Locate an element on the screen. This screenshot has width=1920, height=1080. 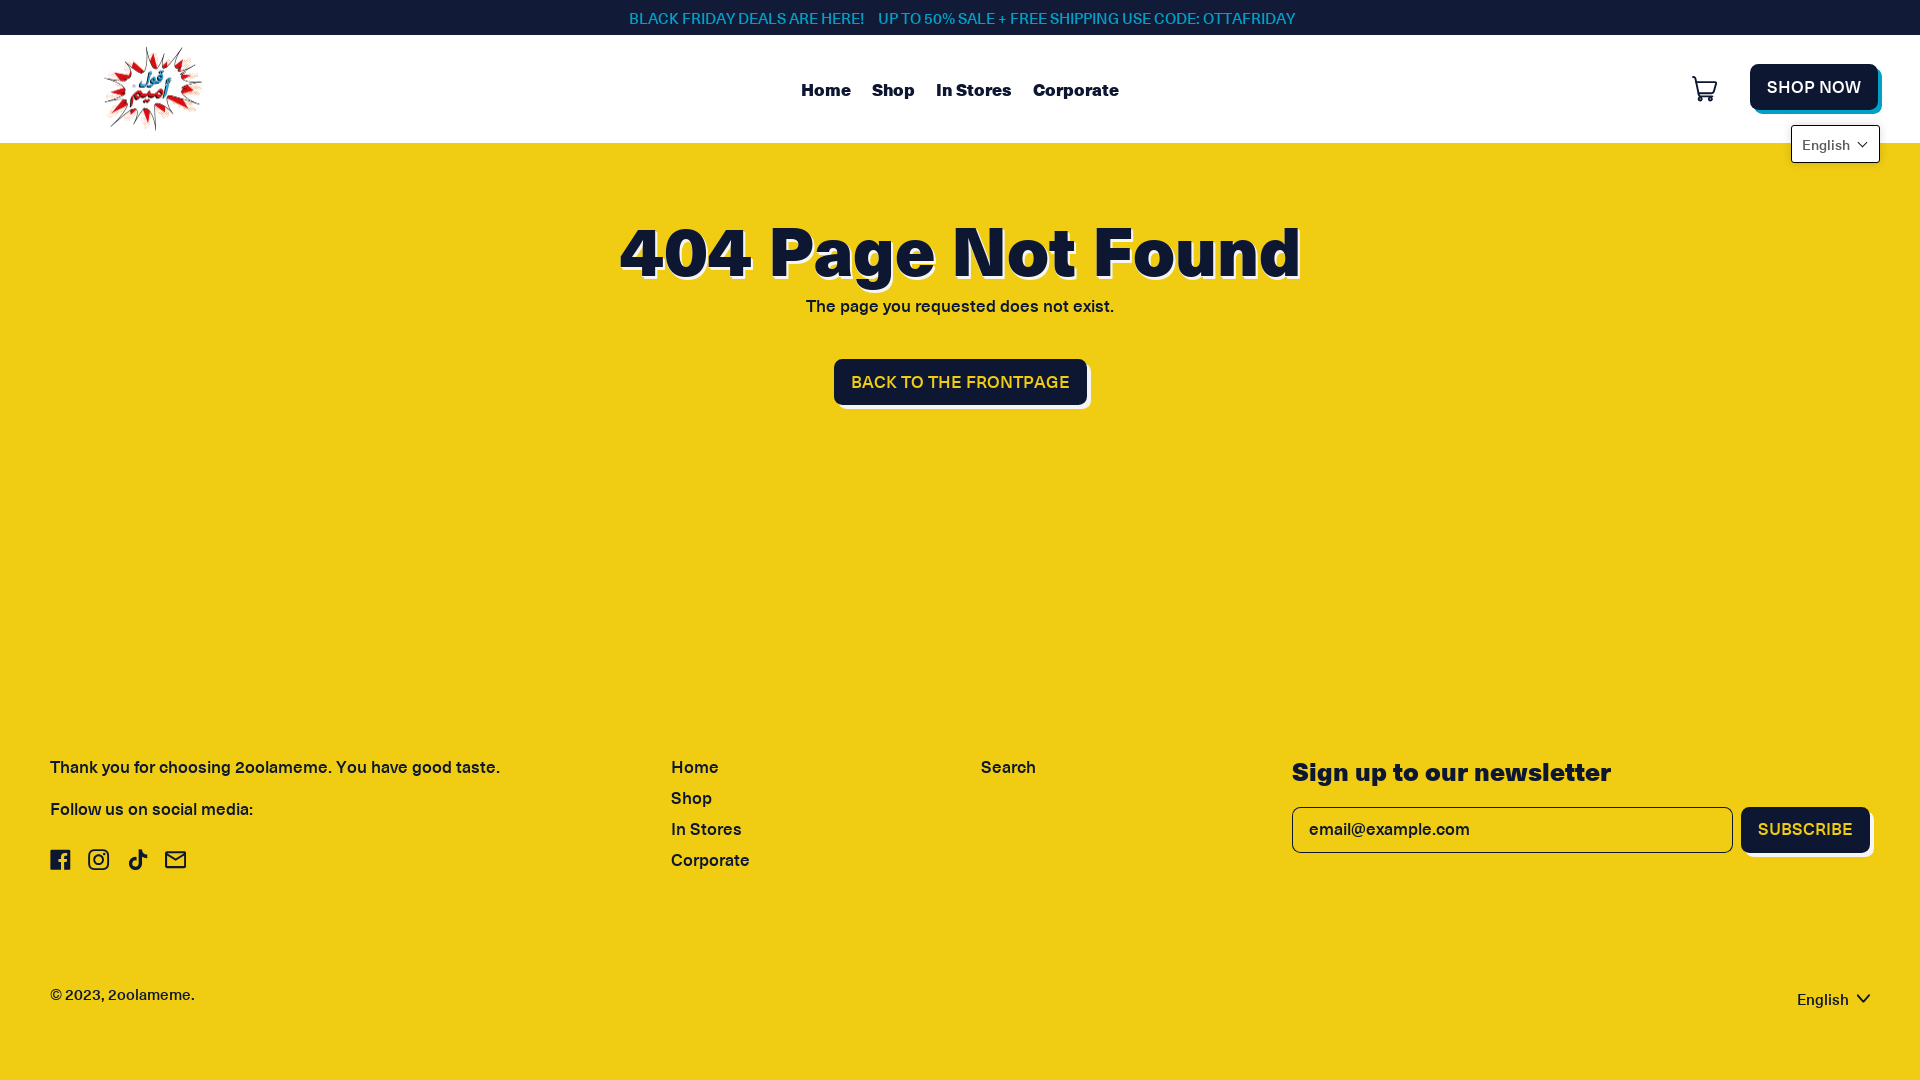
'SHOP NOW' is located at coordinates (1814, 86).